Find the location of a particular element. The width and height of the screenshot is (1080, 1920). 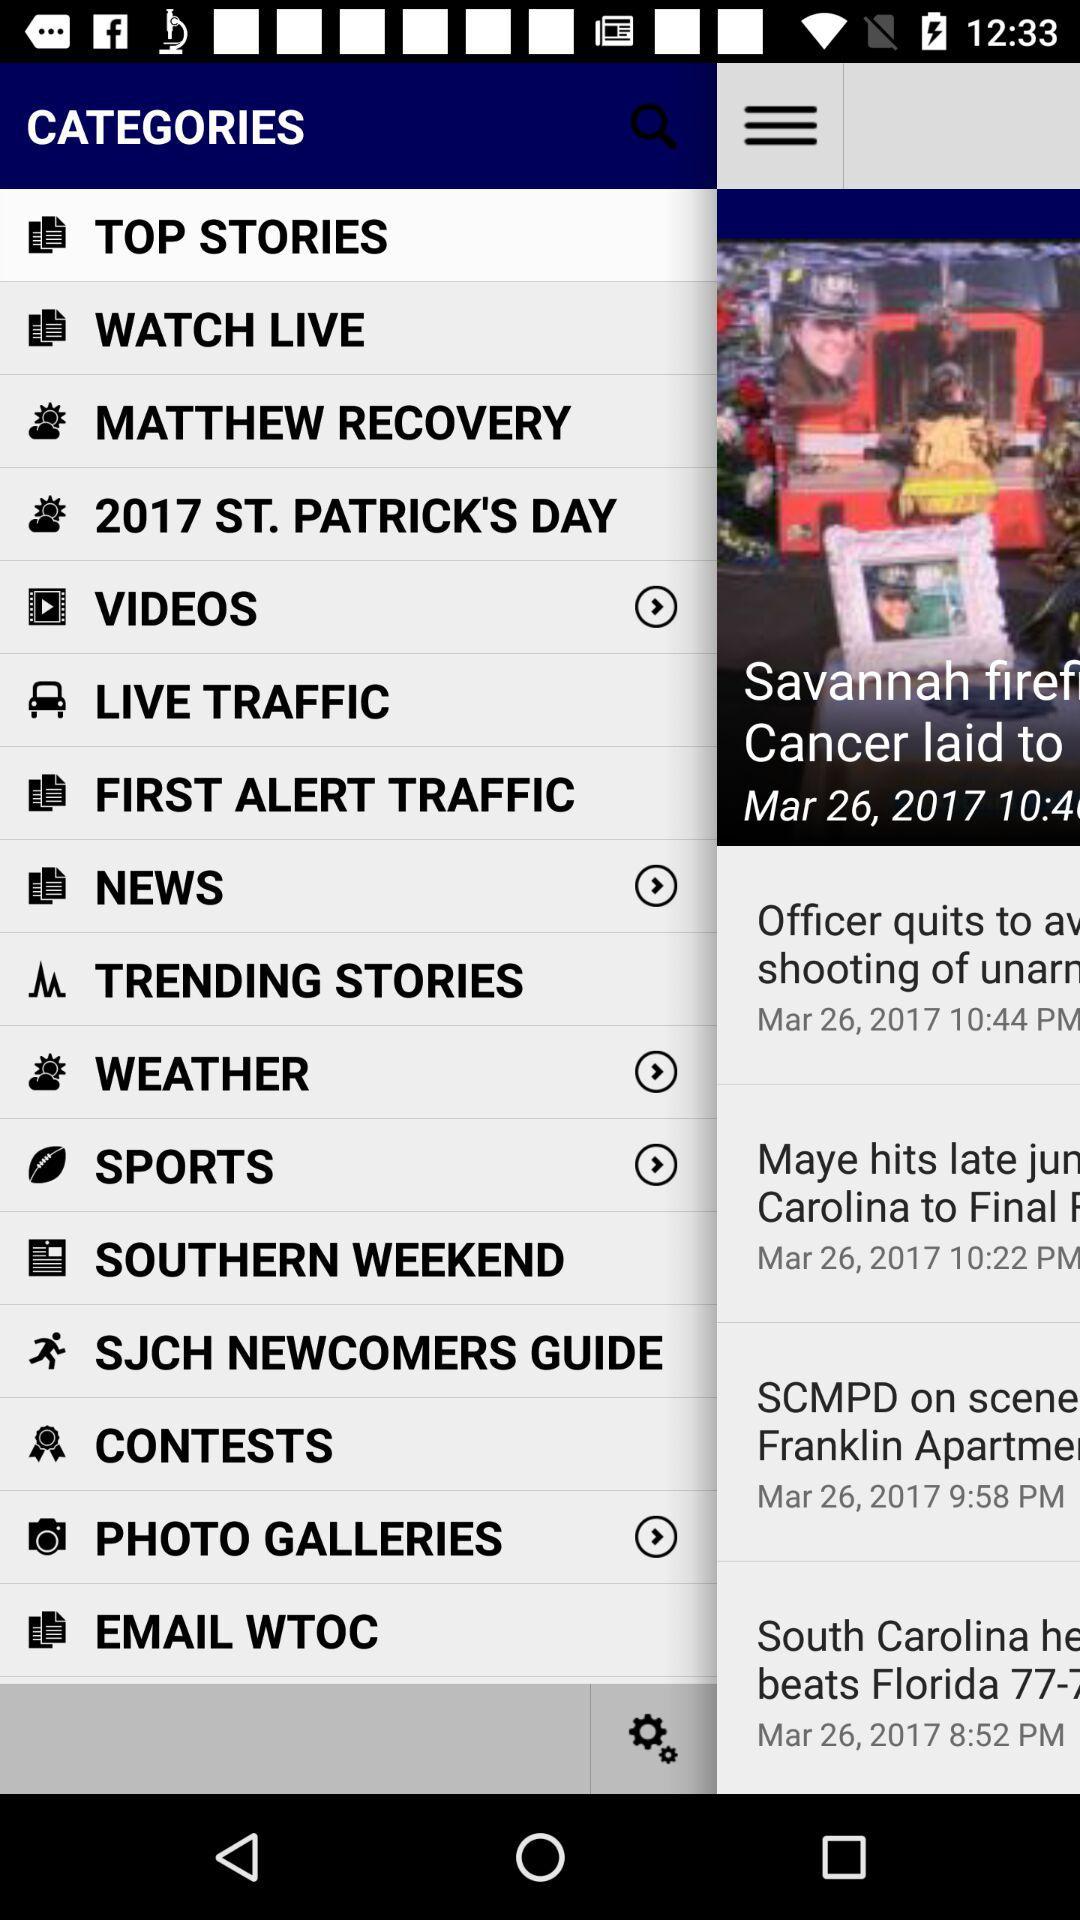

the settings icon is located at coordinates (654, 1737).